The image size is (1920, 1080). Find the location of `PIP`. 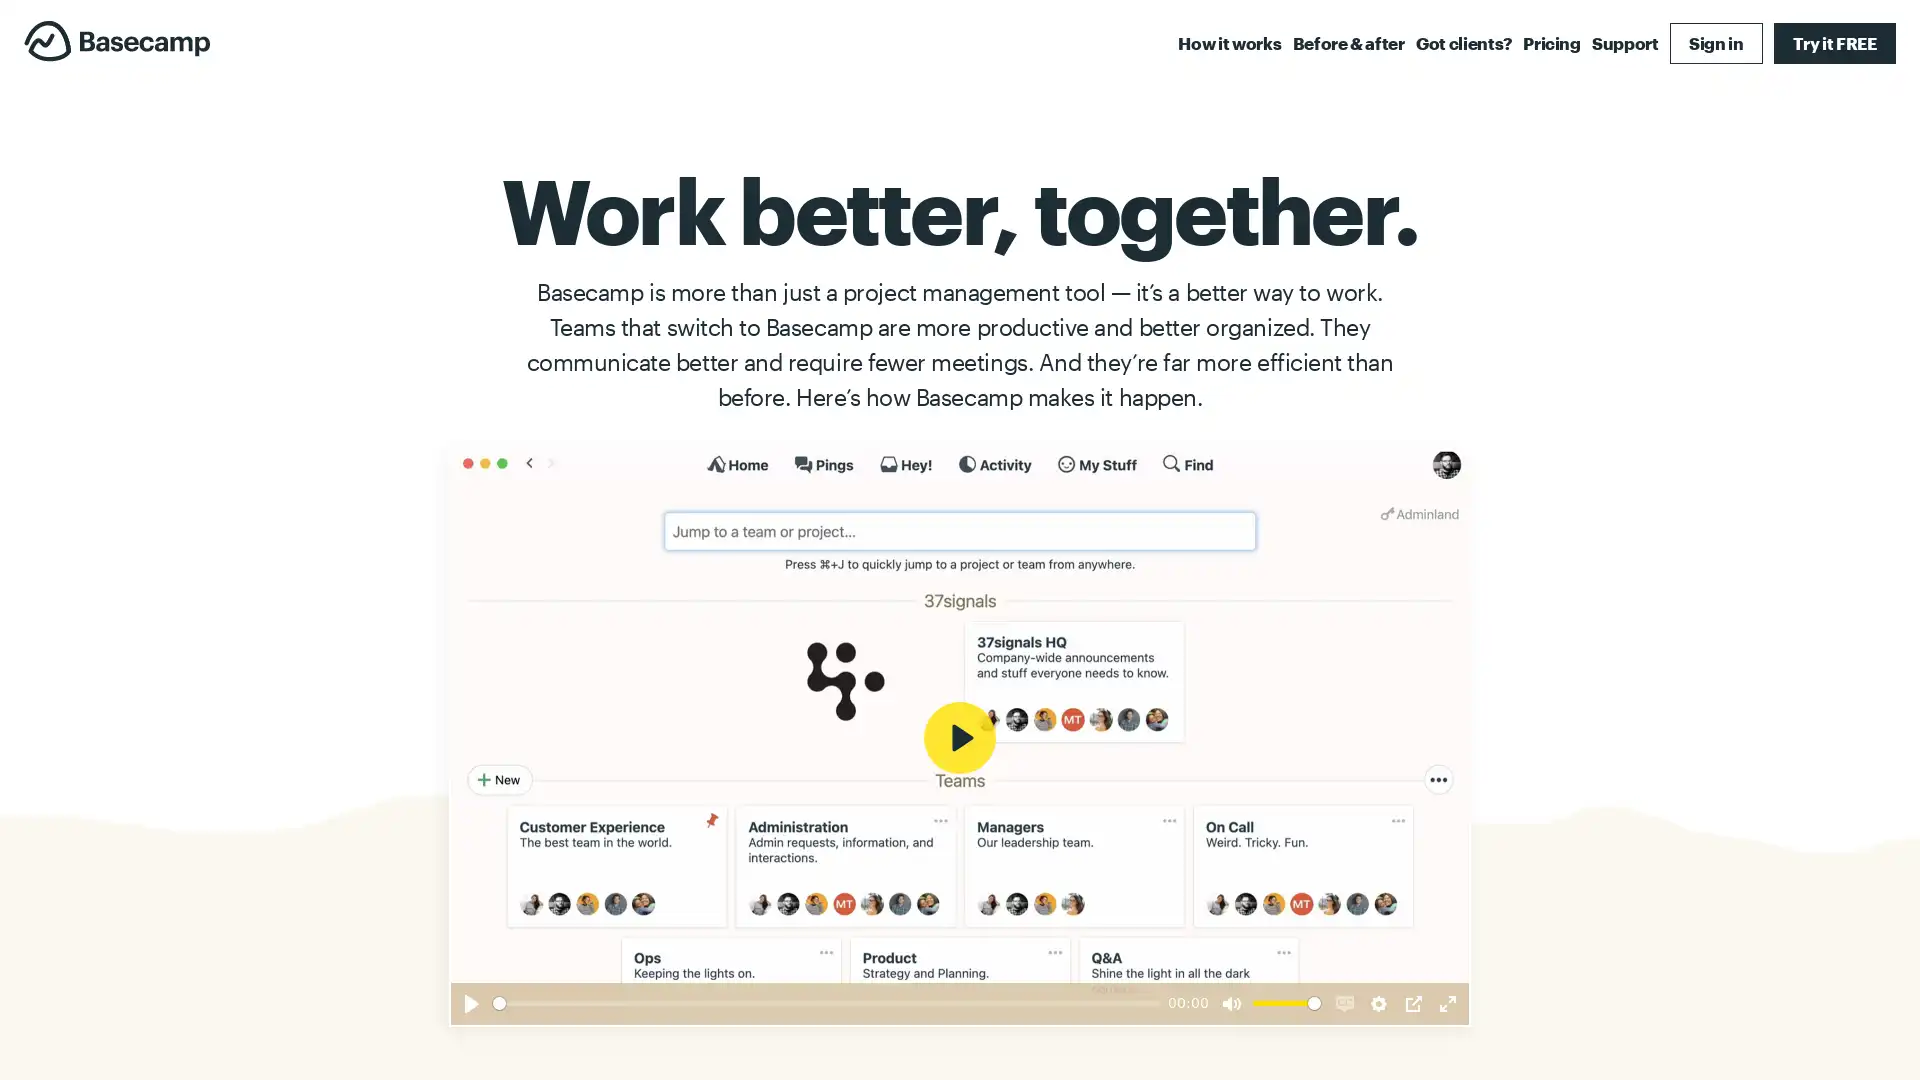

PIP is located at coordinates (1411, 1002).